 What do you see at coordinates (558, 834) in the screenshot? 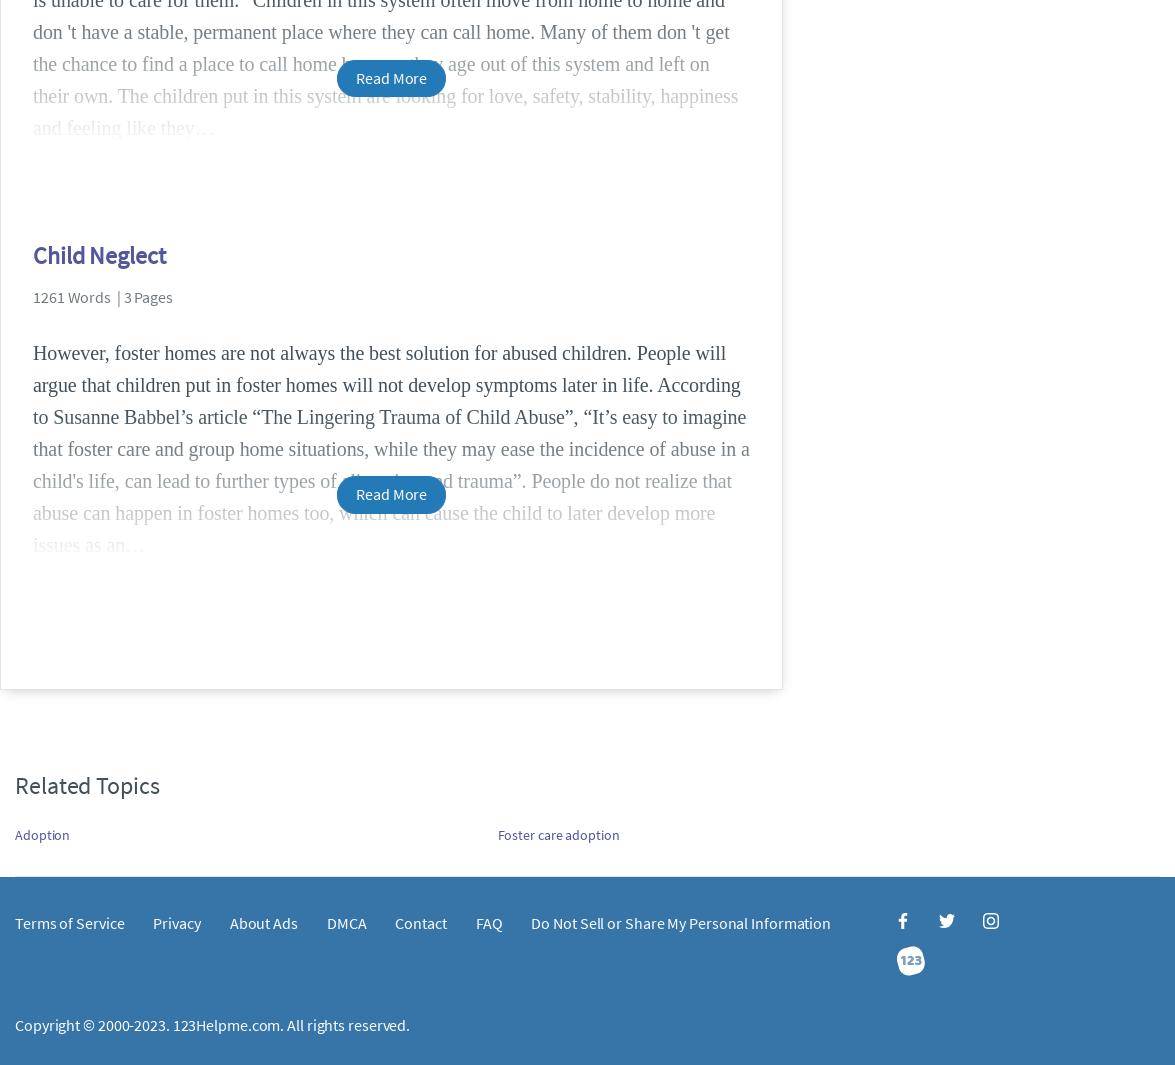
I see `'Foster care adoption'` at bounding box center [558, 834].